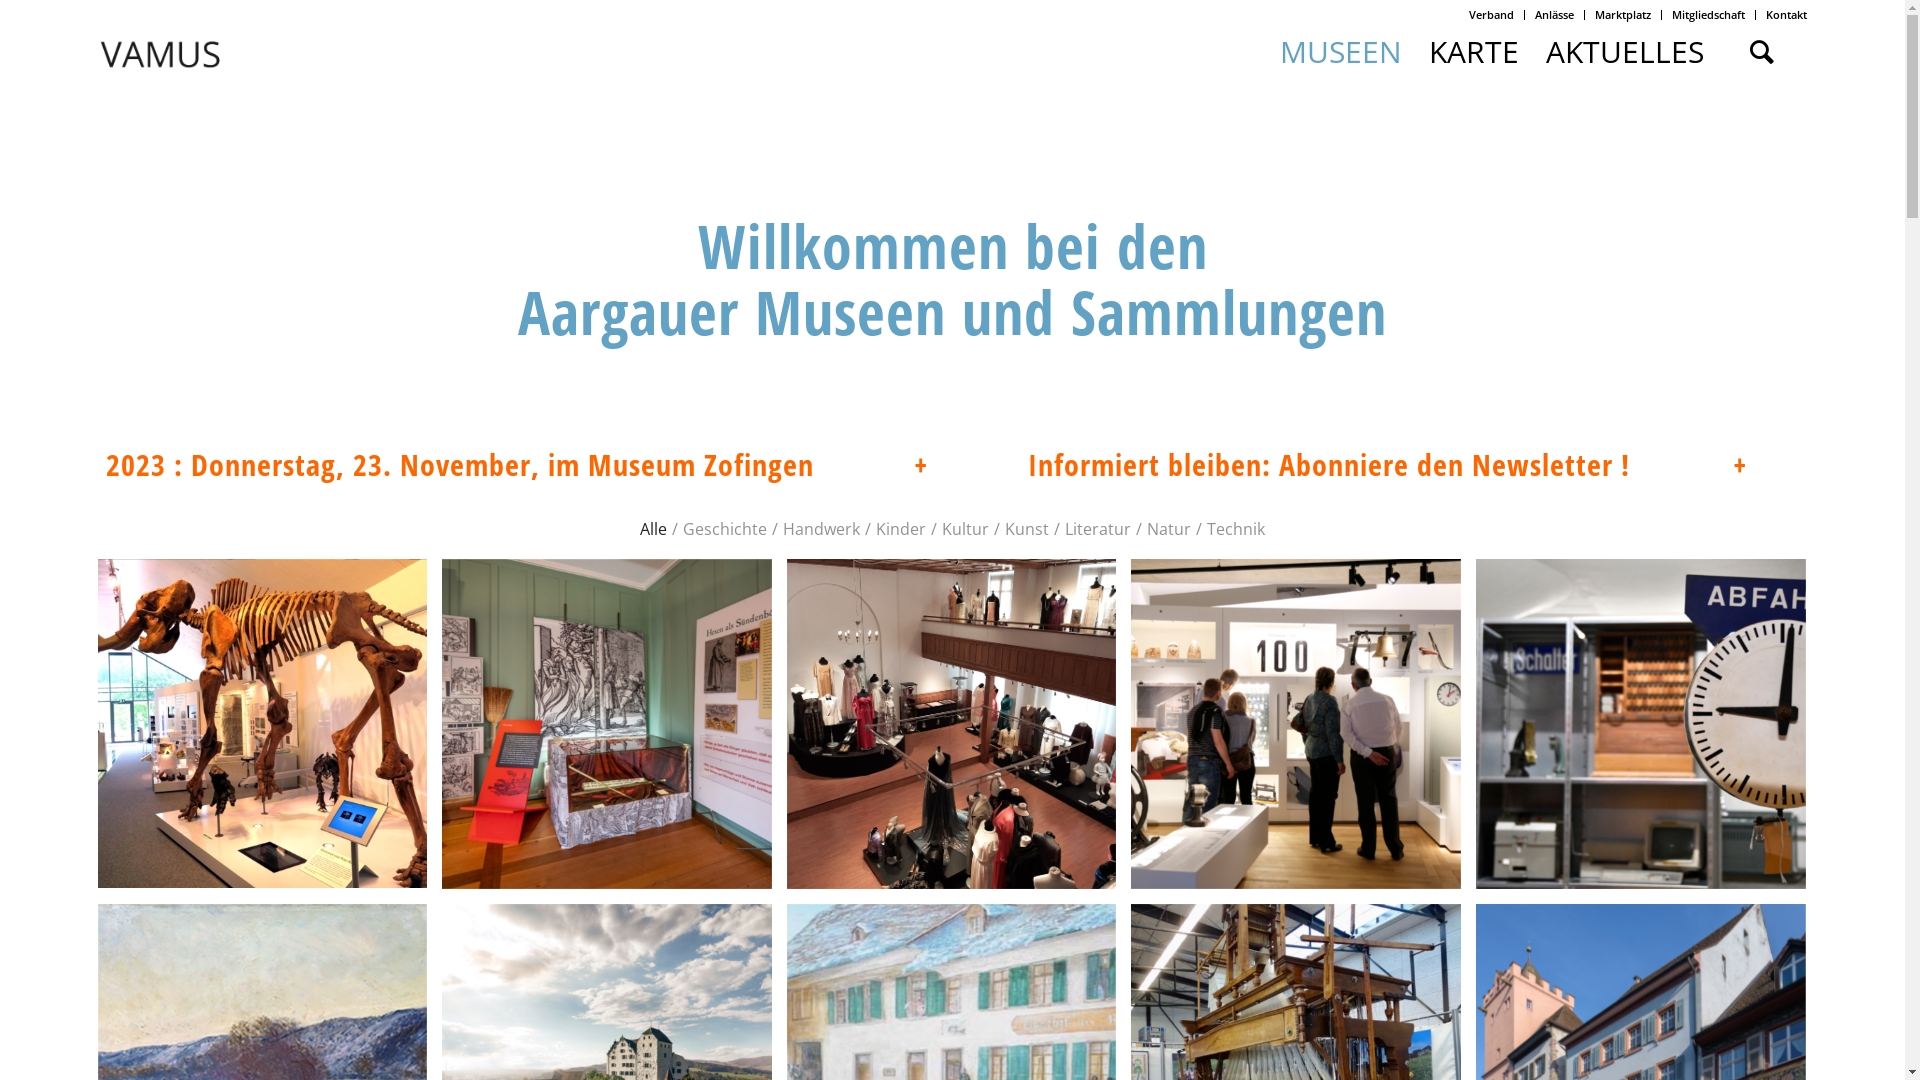 Image resolution: width=1920 pixels, height=1080 pixels. What do you see at coordinates (1296, 724) in the screenshot?
I see `'Historisches Museum Baden'` at bounding box center [1296, 724].